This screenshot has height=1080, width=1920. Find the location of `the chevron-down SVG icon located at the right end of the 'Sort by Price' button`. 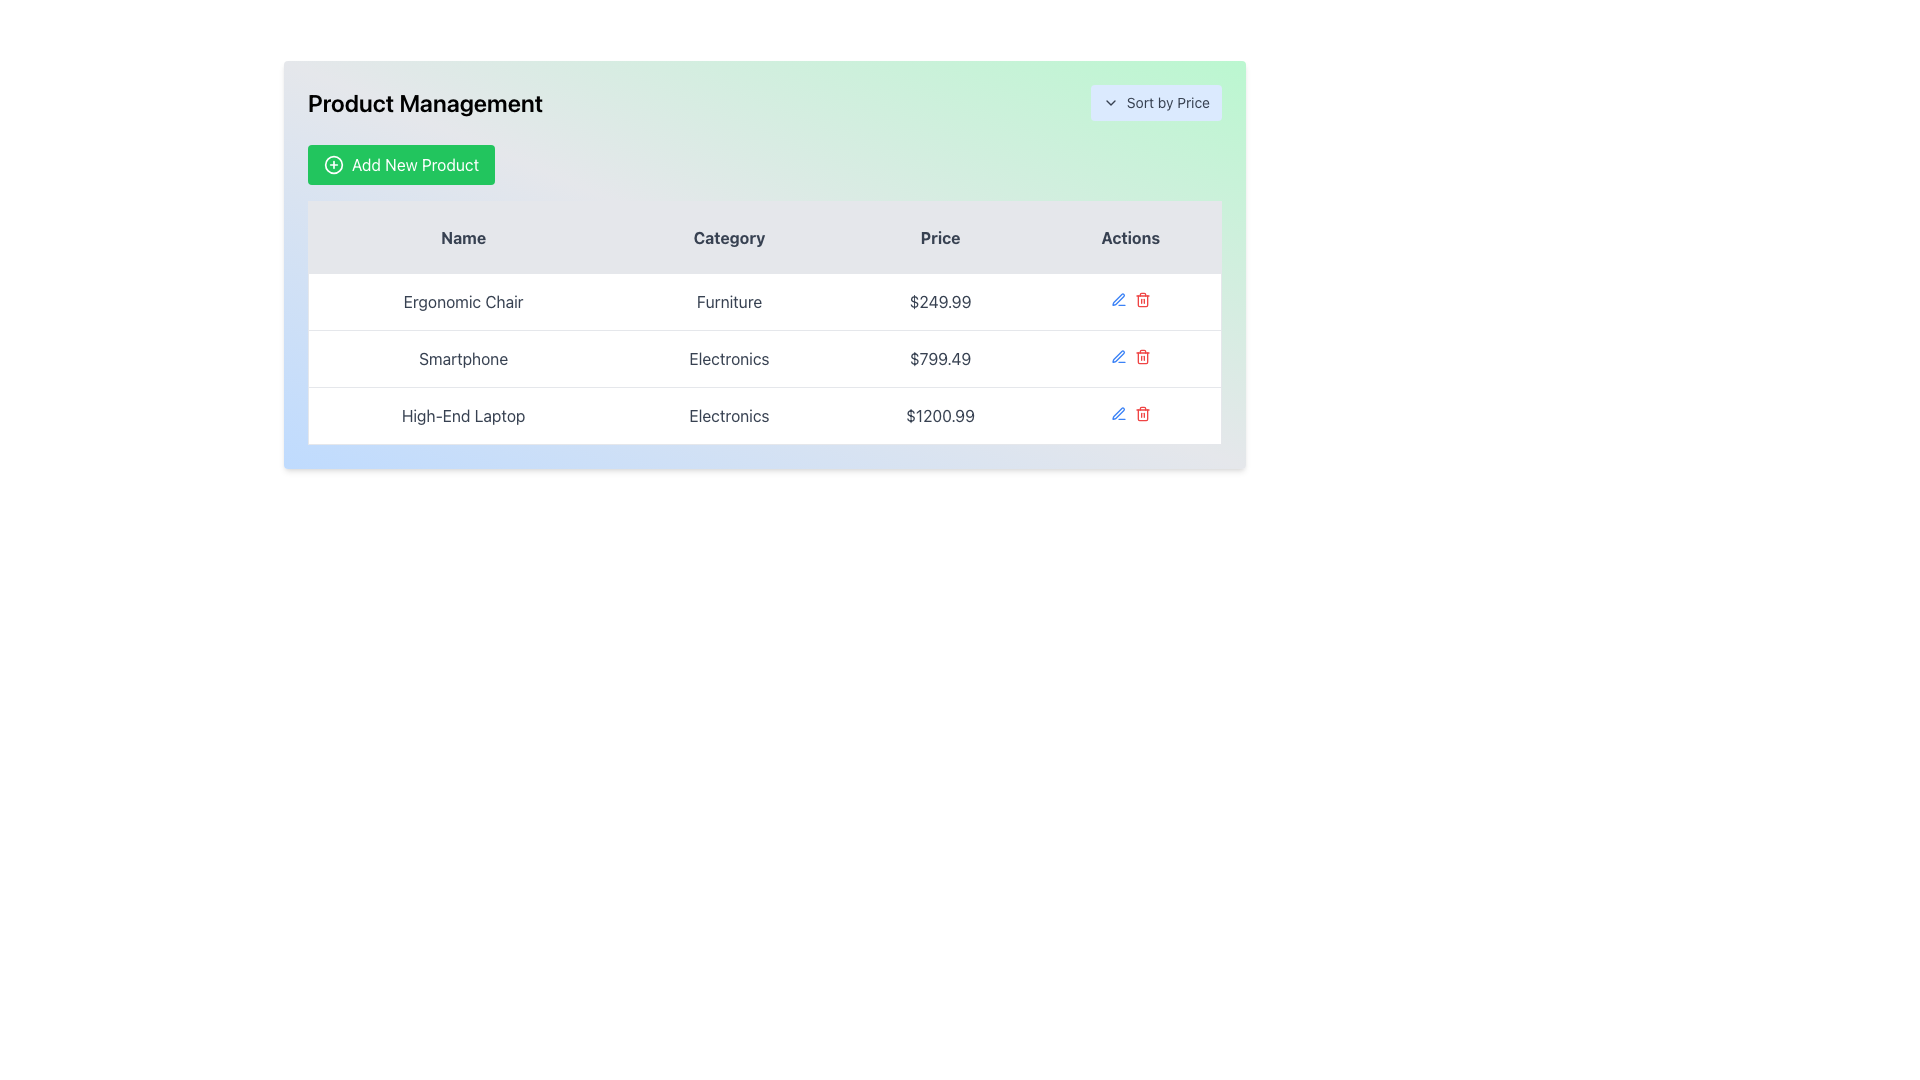

the chevron-down SVG icon located at the right end of the 'Sort by Price' button is located at coordinates (1109, 103).